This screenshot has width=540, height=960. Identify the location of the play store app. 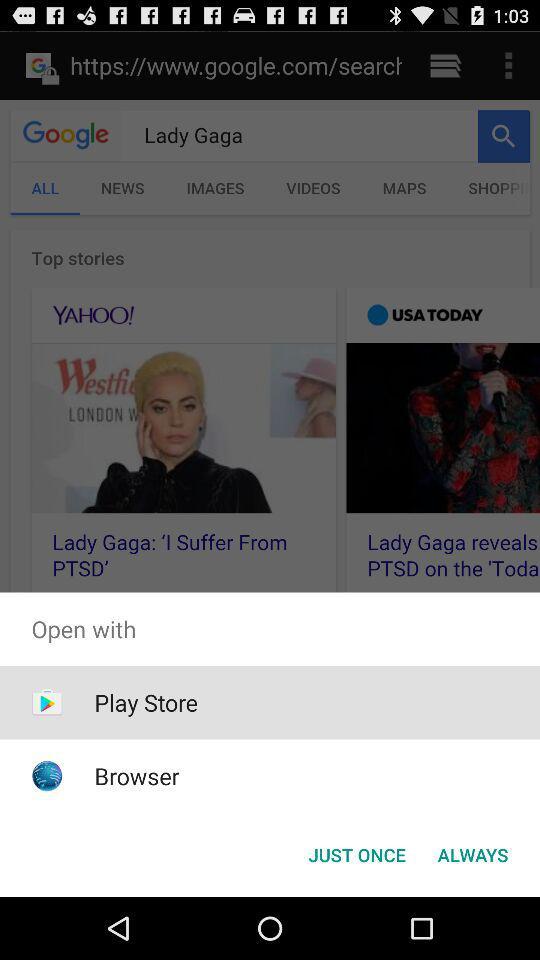
(145, 702).